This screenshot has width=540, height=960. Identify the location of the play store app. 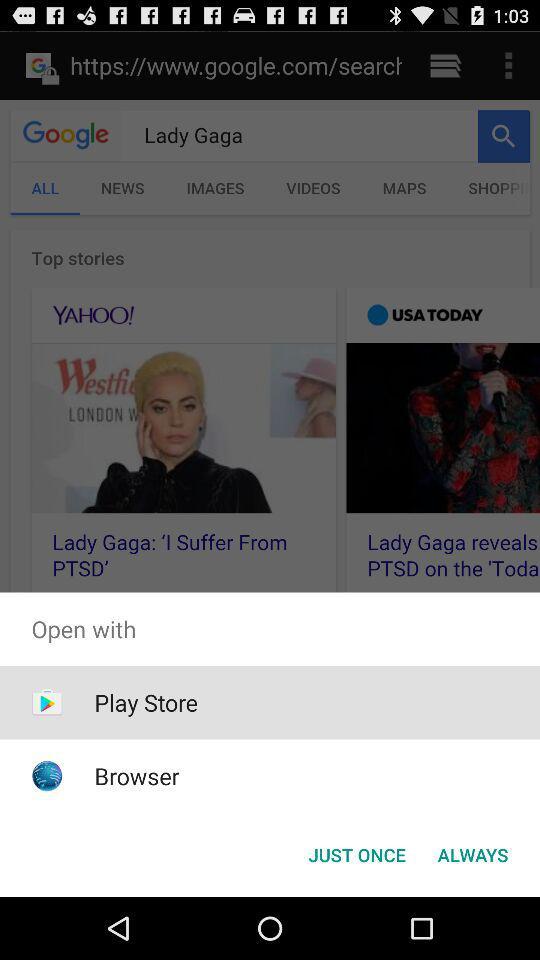
(145, 702).